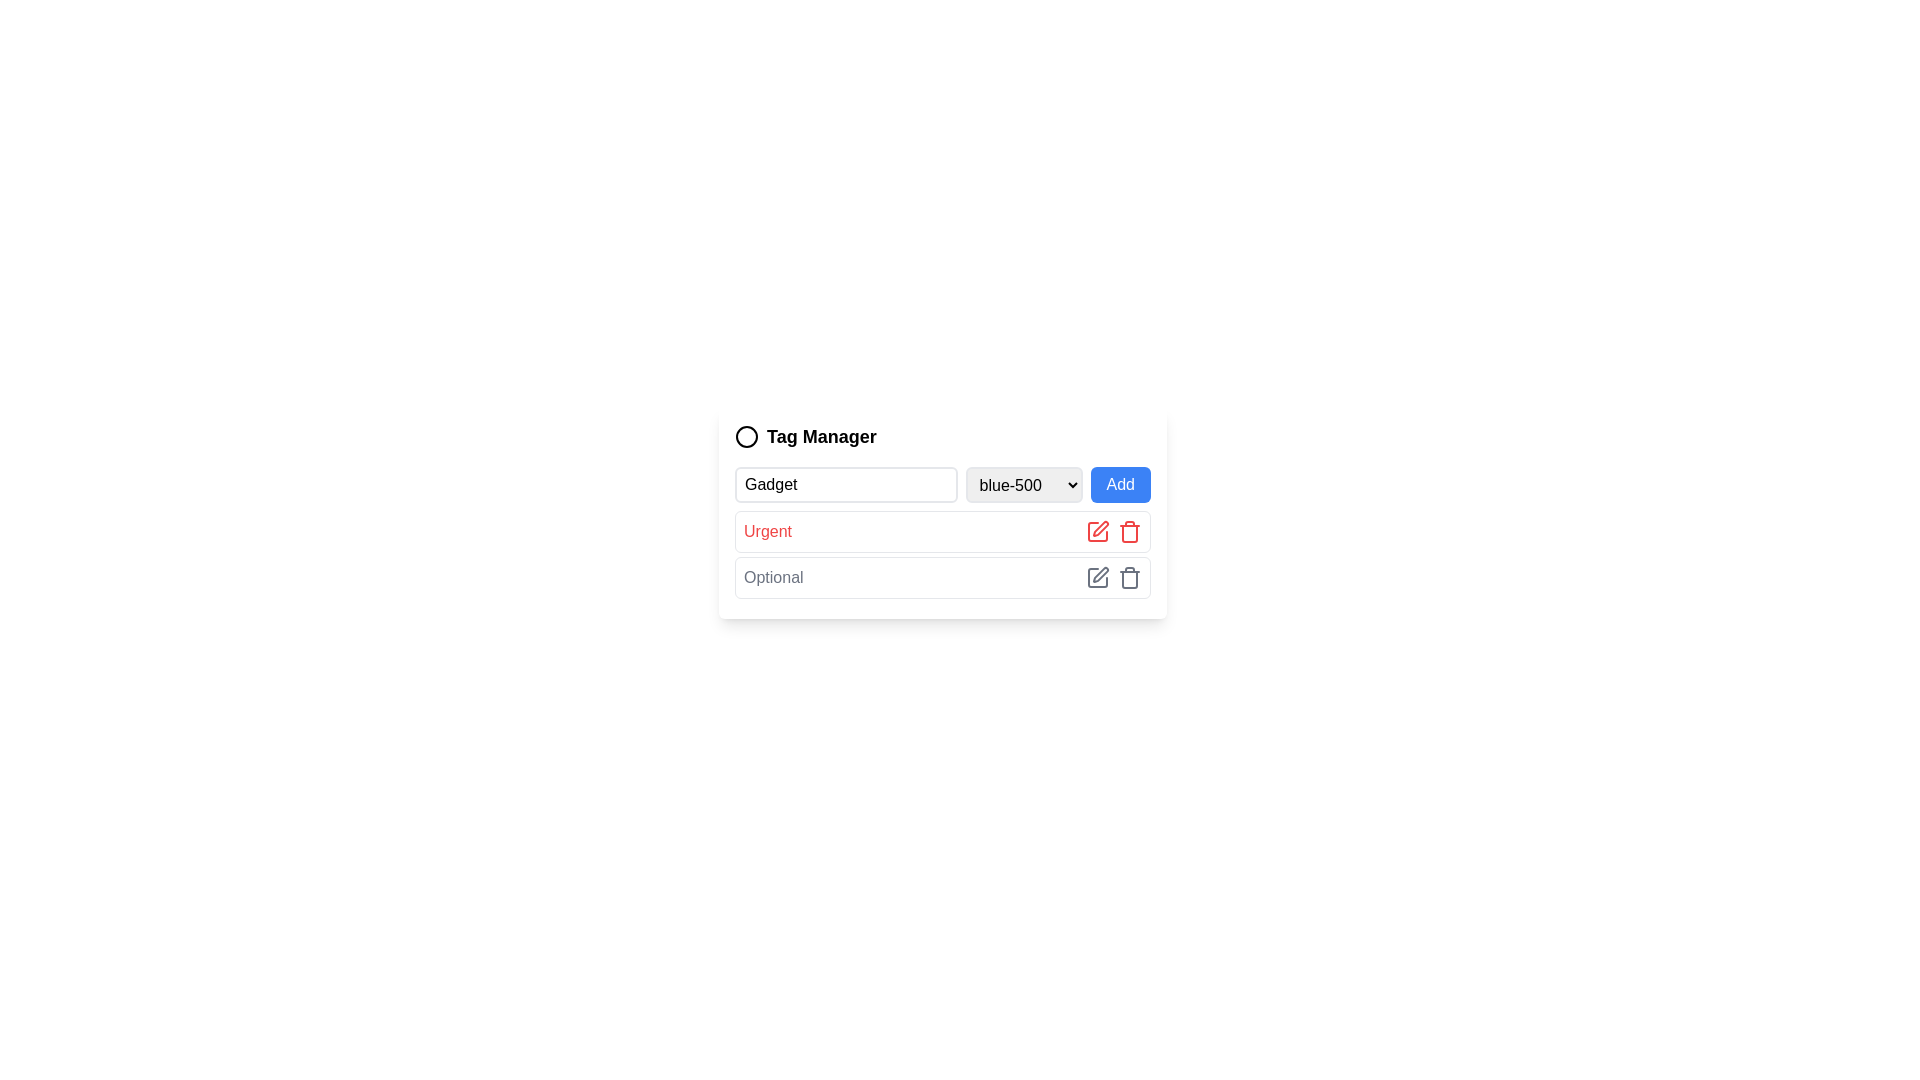  What do you see at coordinates (1023, 485) in the screenshot?
I see `the dropdown menu labeled 'blue-500' located between the 'Gadget' text input and the 'Add' button in the Tag Manager section` at bounding box center [1023, 485].